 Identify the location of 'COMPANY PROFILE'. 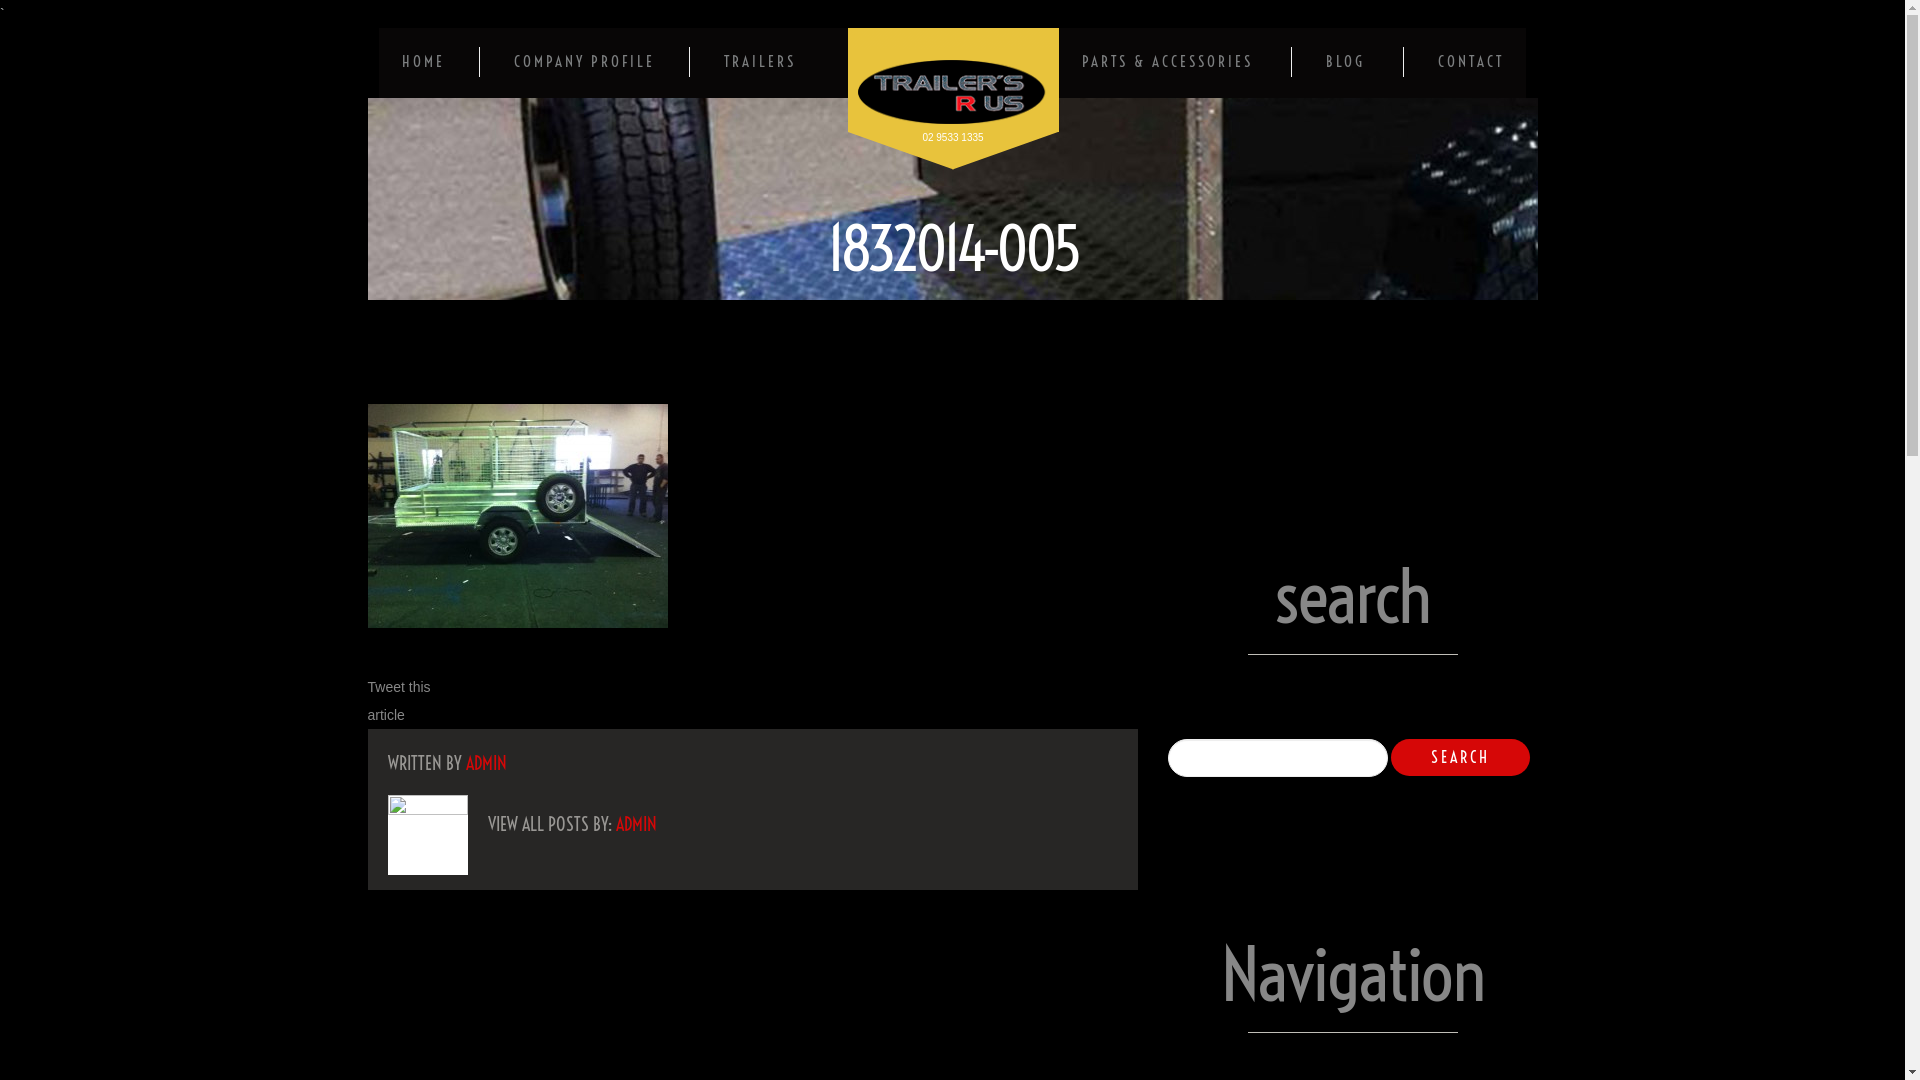
(513, 60).